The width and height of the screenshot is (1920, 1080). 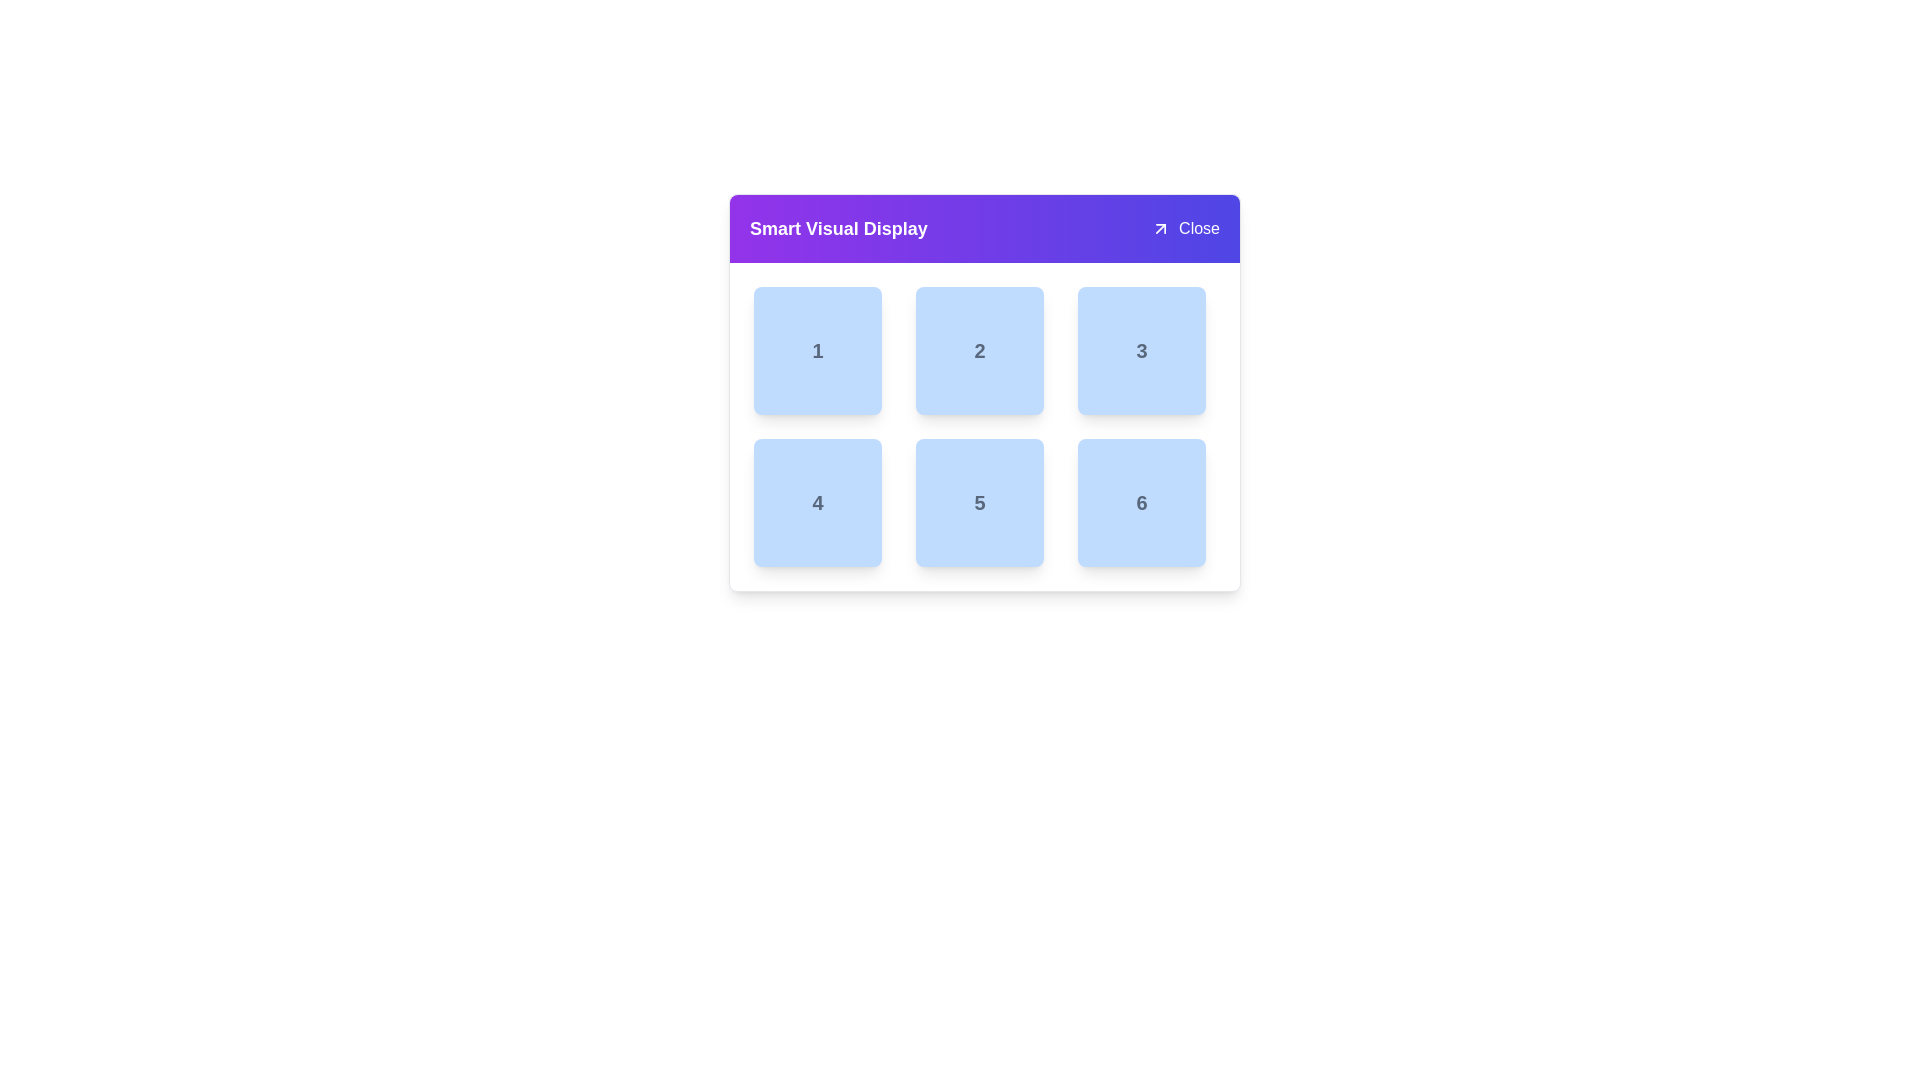 I want to click on the close button located at the rightmost side of the 'Smart Visual Display' header, so click(x=1185, y=227).